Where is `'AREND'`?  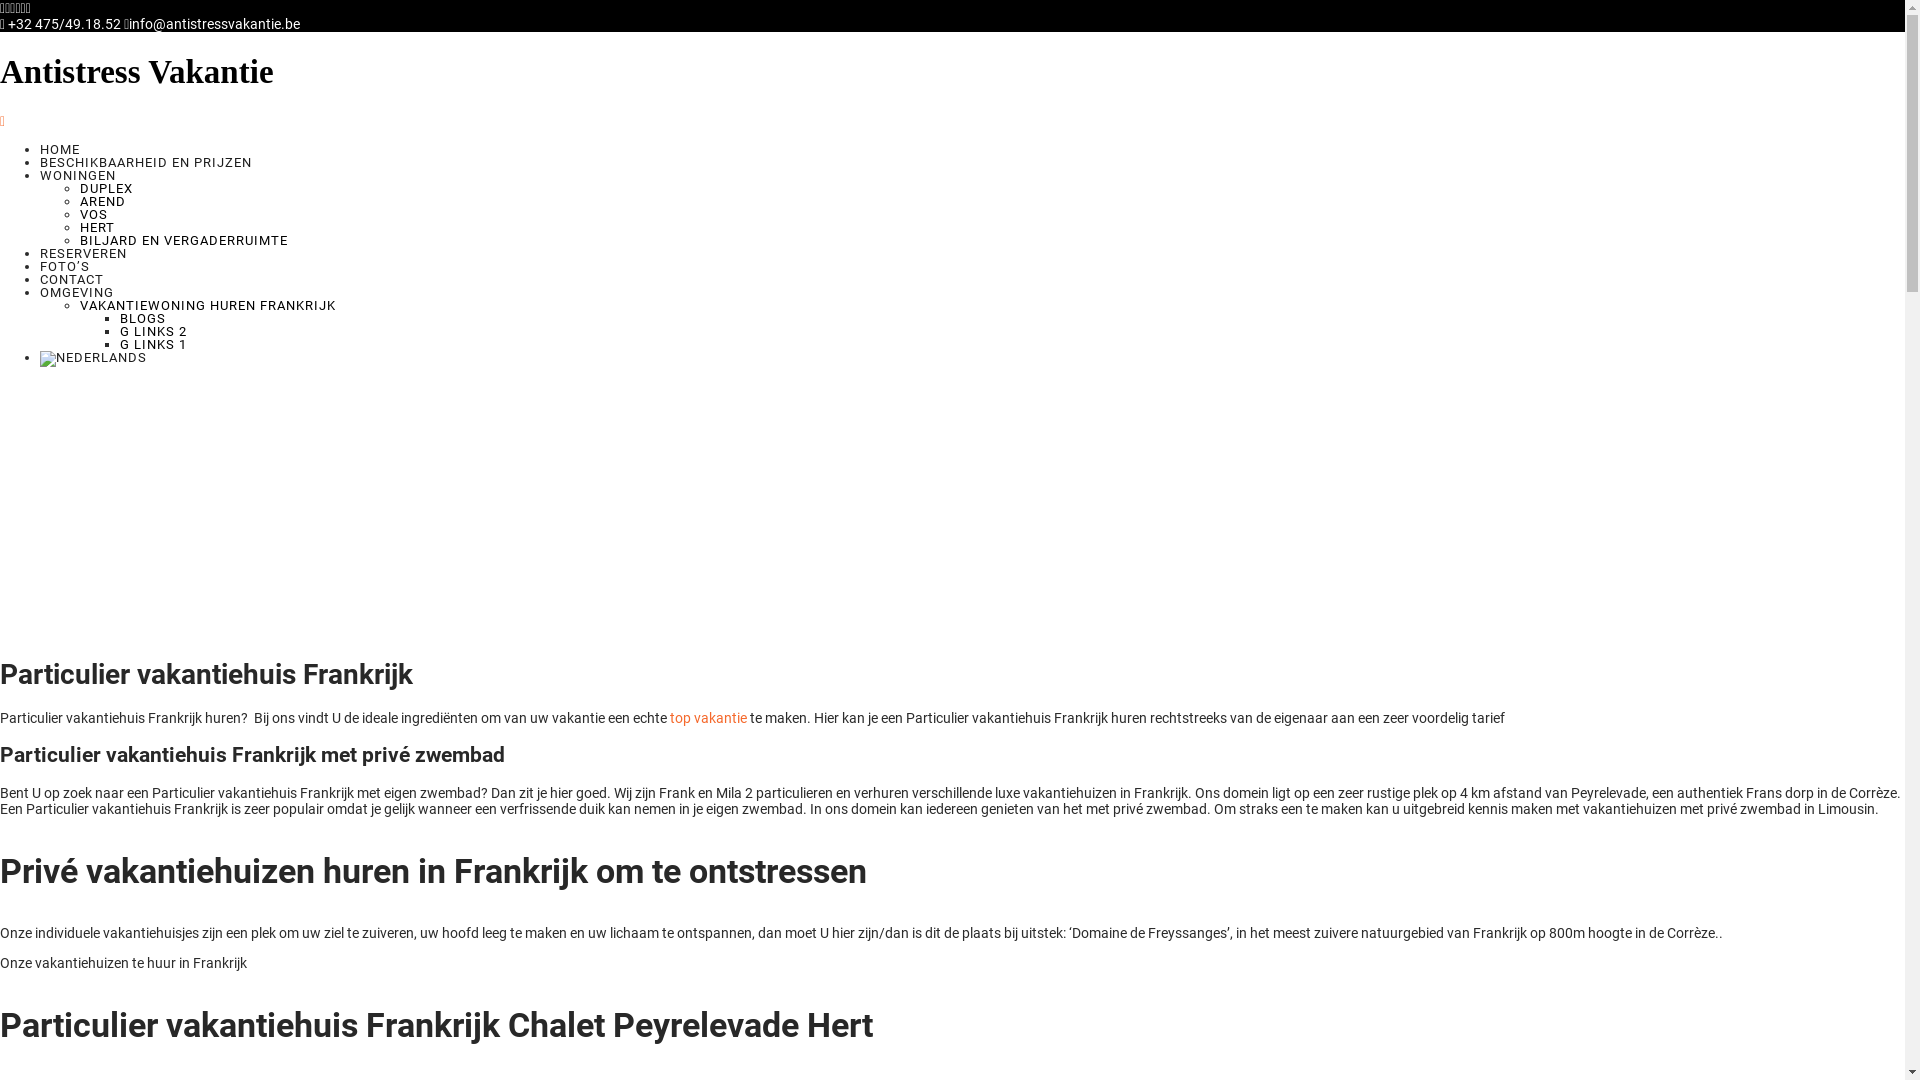
'AREND' is located at coordinates (101, 201).